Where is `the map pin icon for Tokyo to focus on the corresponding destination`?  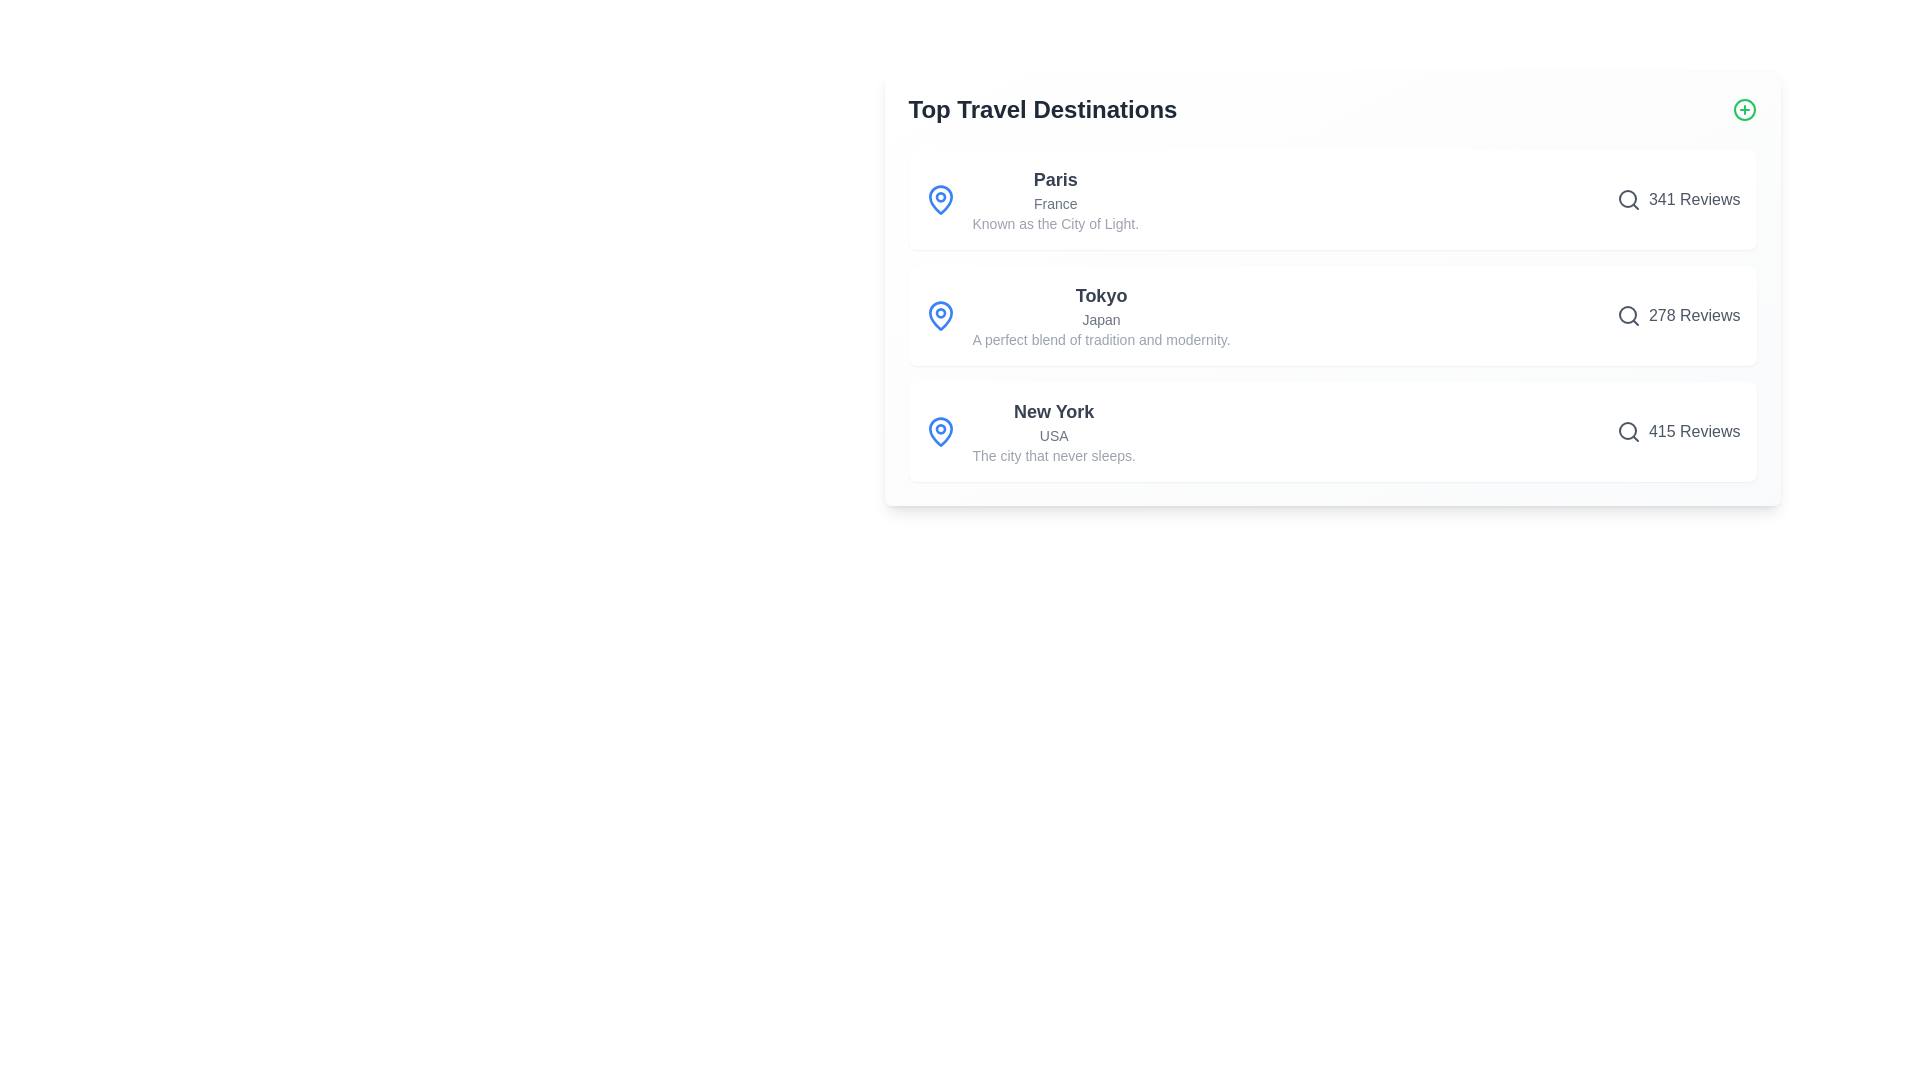 the map pin icon for Tokyo to focus on the corresponding destination is located at coordinates (939, 315).